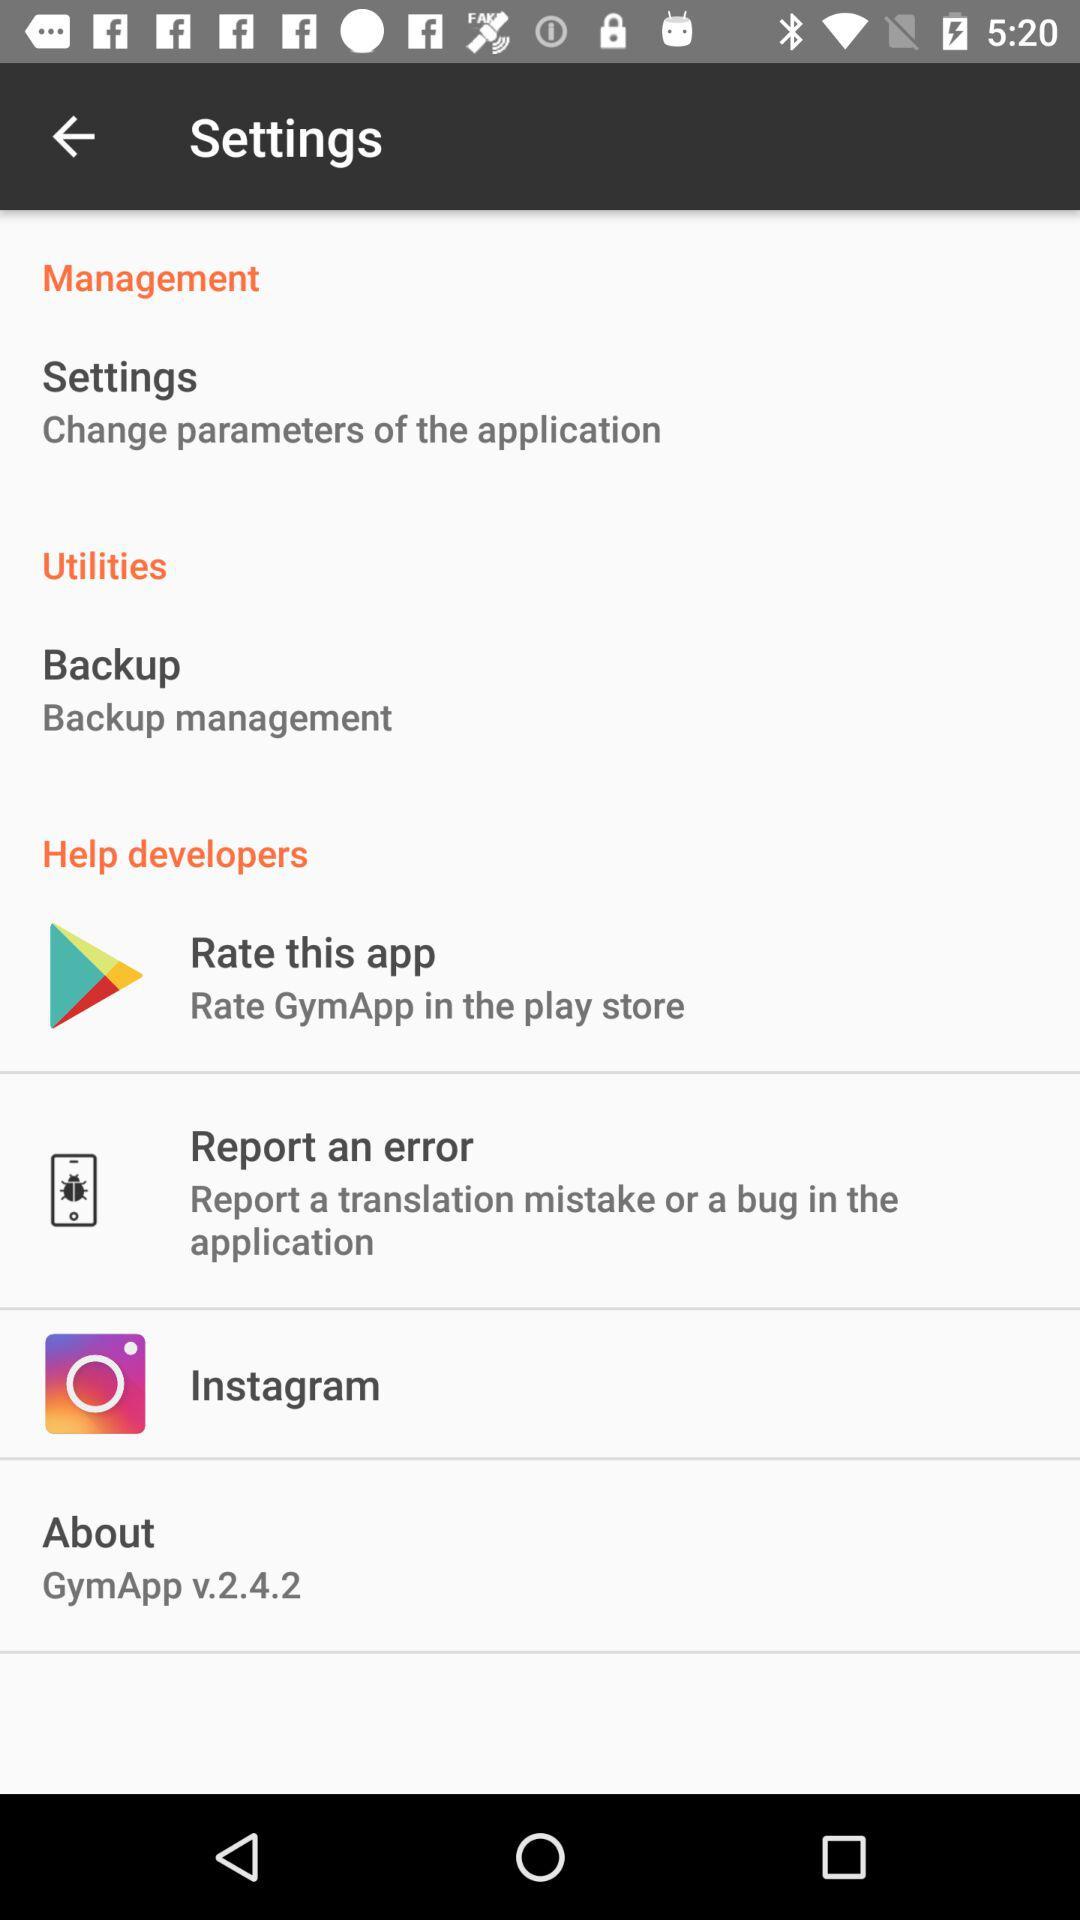  What do you see at coordinates (72, 135) in the screenshot?
I see `the item to the left of the settings app` at bounding box center [72, 135].